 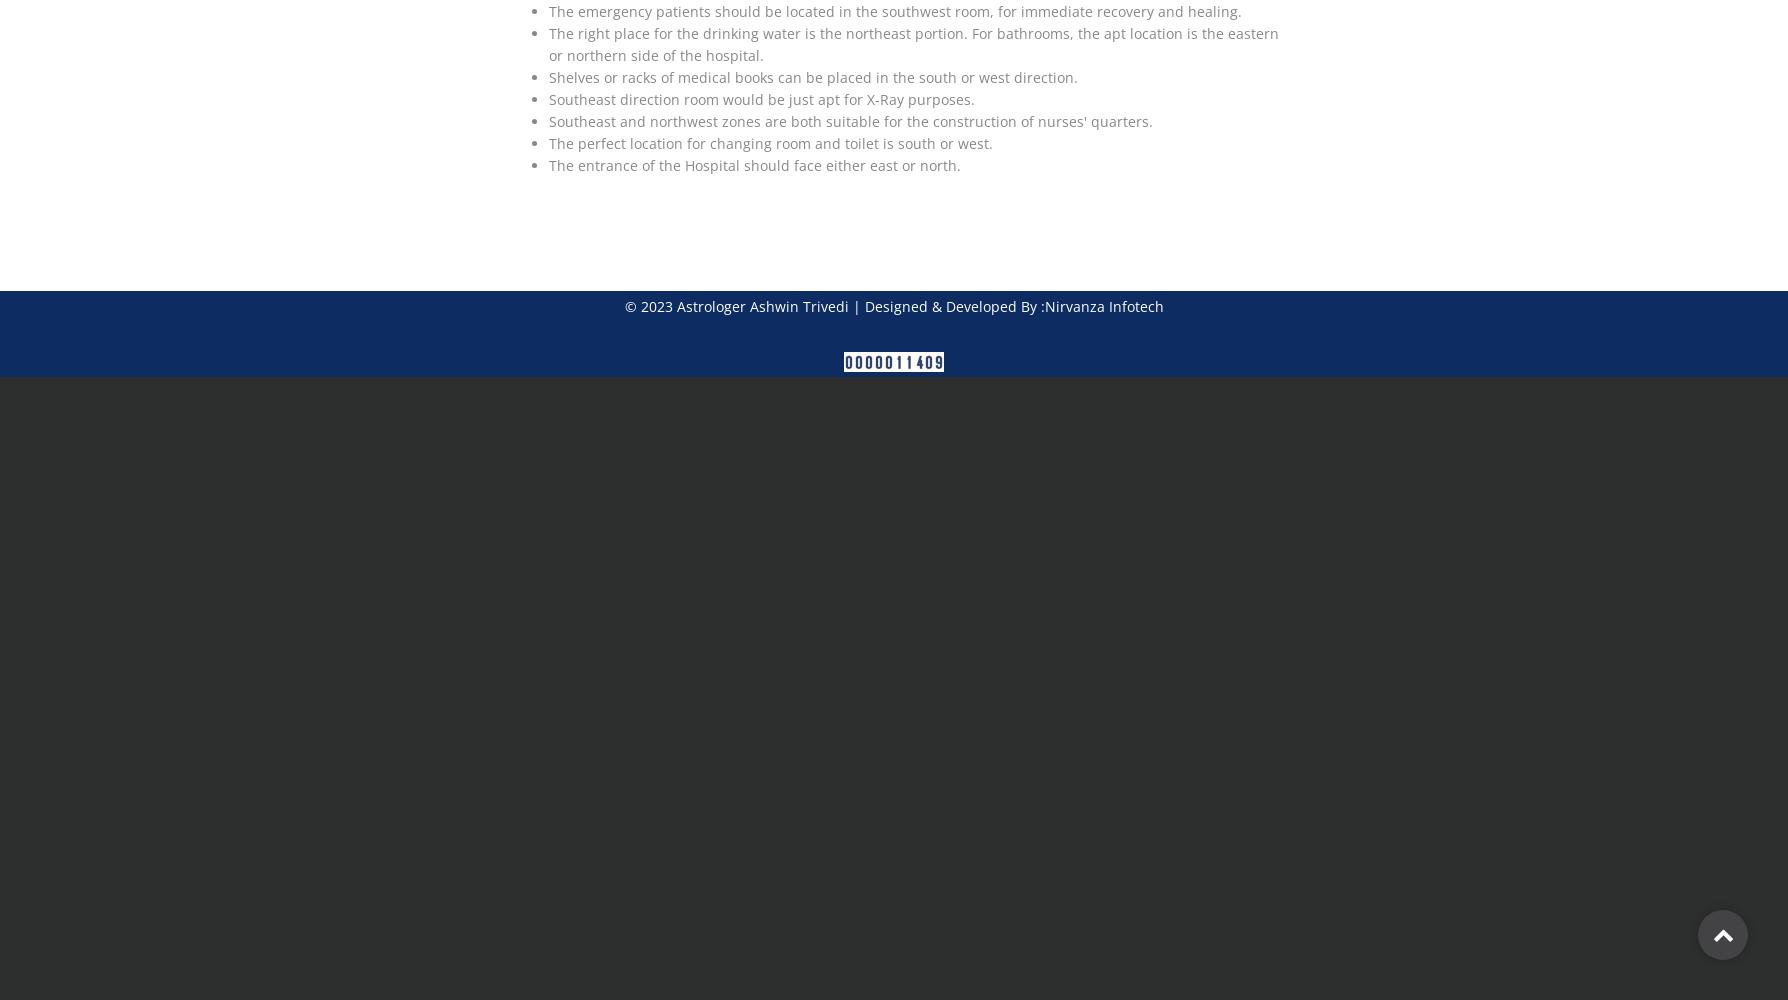 I want to click on 'Shelves or racks of medical books can be placed in the south or west direction.', so click(x=812, y=76).